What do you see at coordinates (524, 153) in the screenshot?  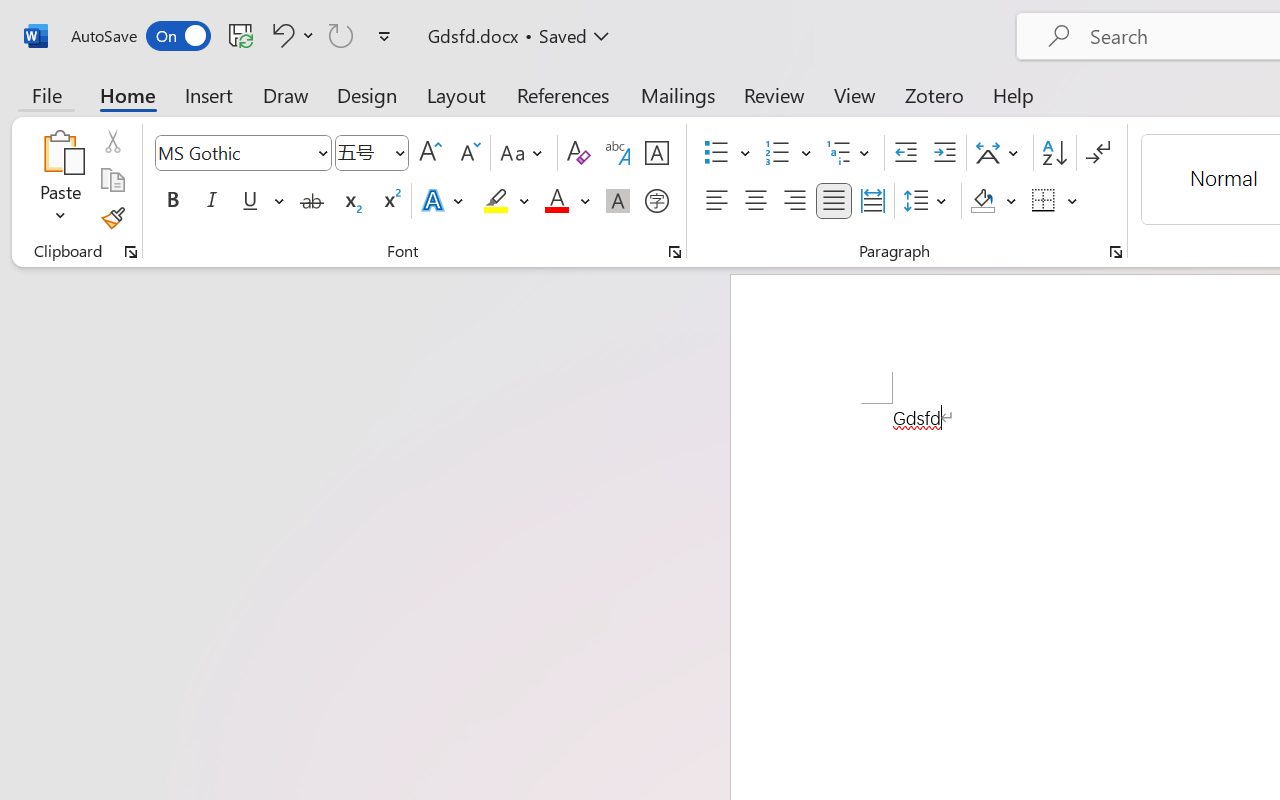 I see `'Change Case'` at bounding box center [524, 153].